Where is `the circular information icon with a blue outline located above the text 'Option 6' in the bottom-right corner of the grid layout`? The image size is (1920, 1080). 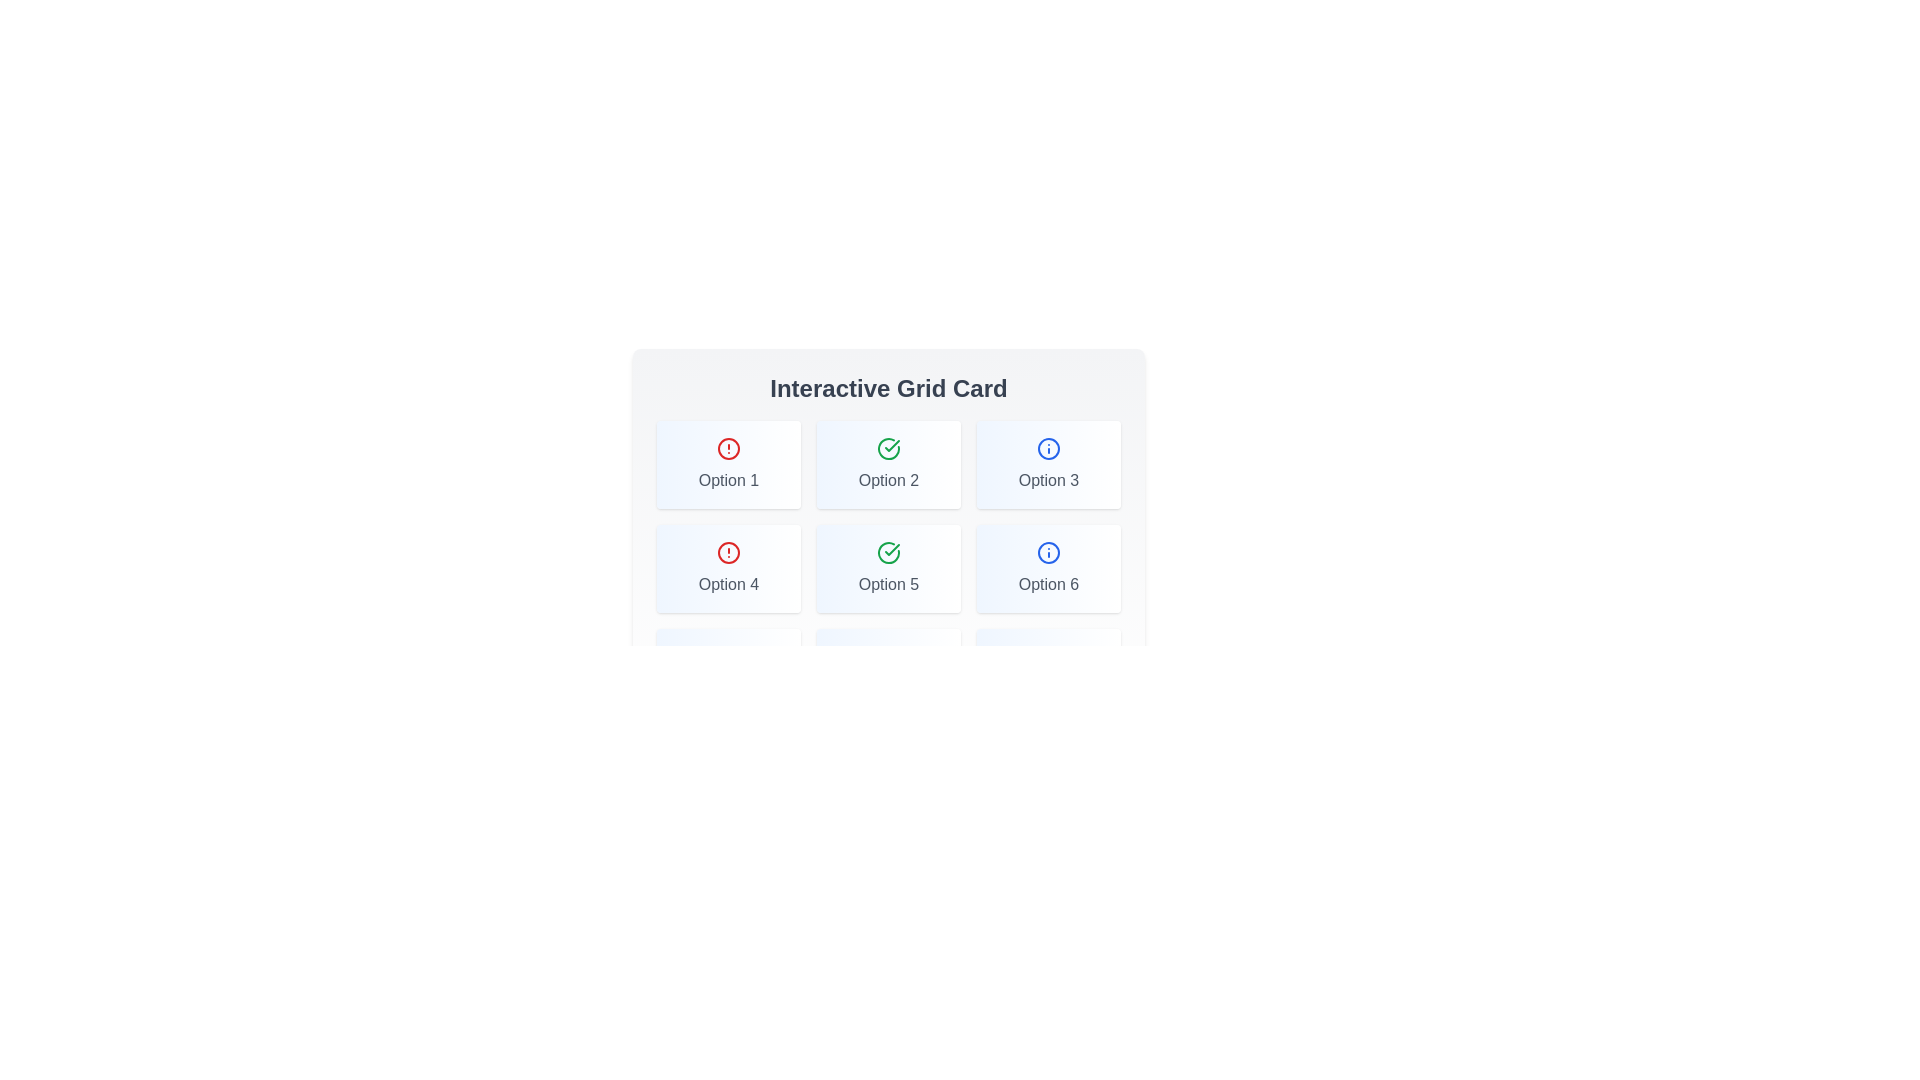
the circular information icon with a blue outline located above the text 'Option 6' in the bottom-right corner of the grid layout is located at coordinates (1048, 552).